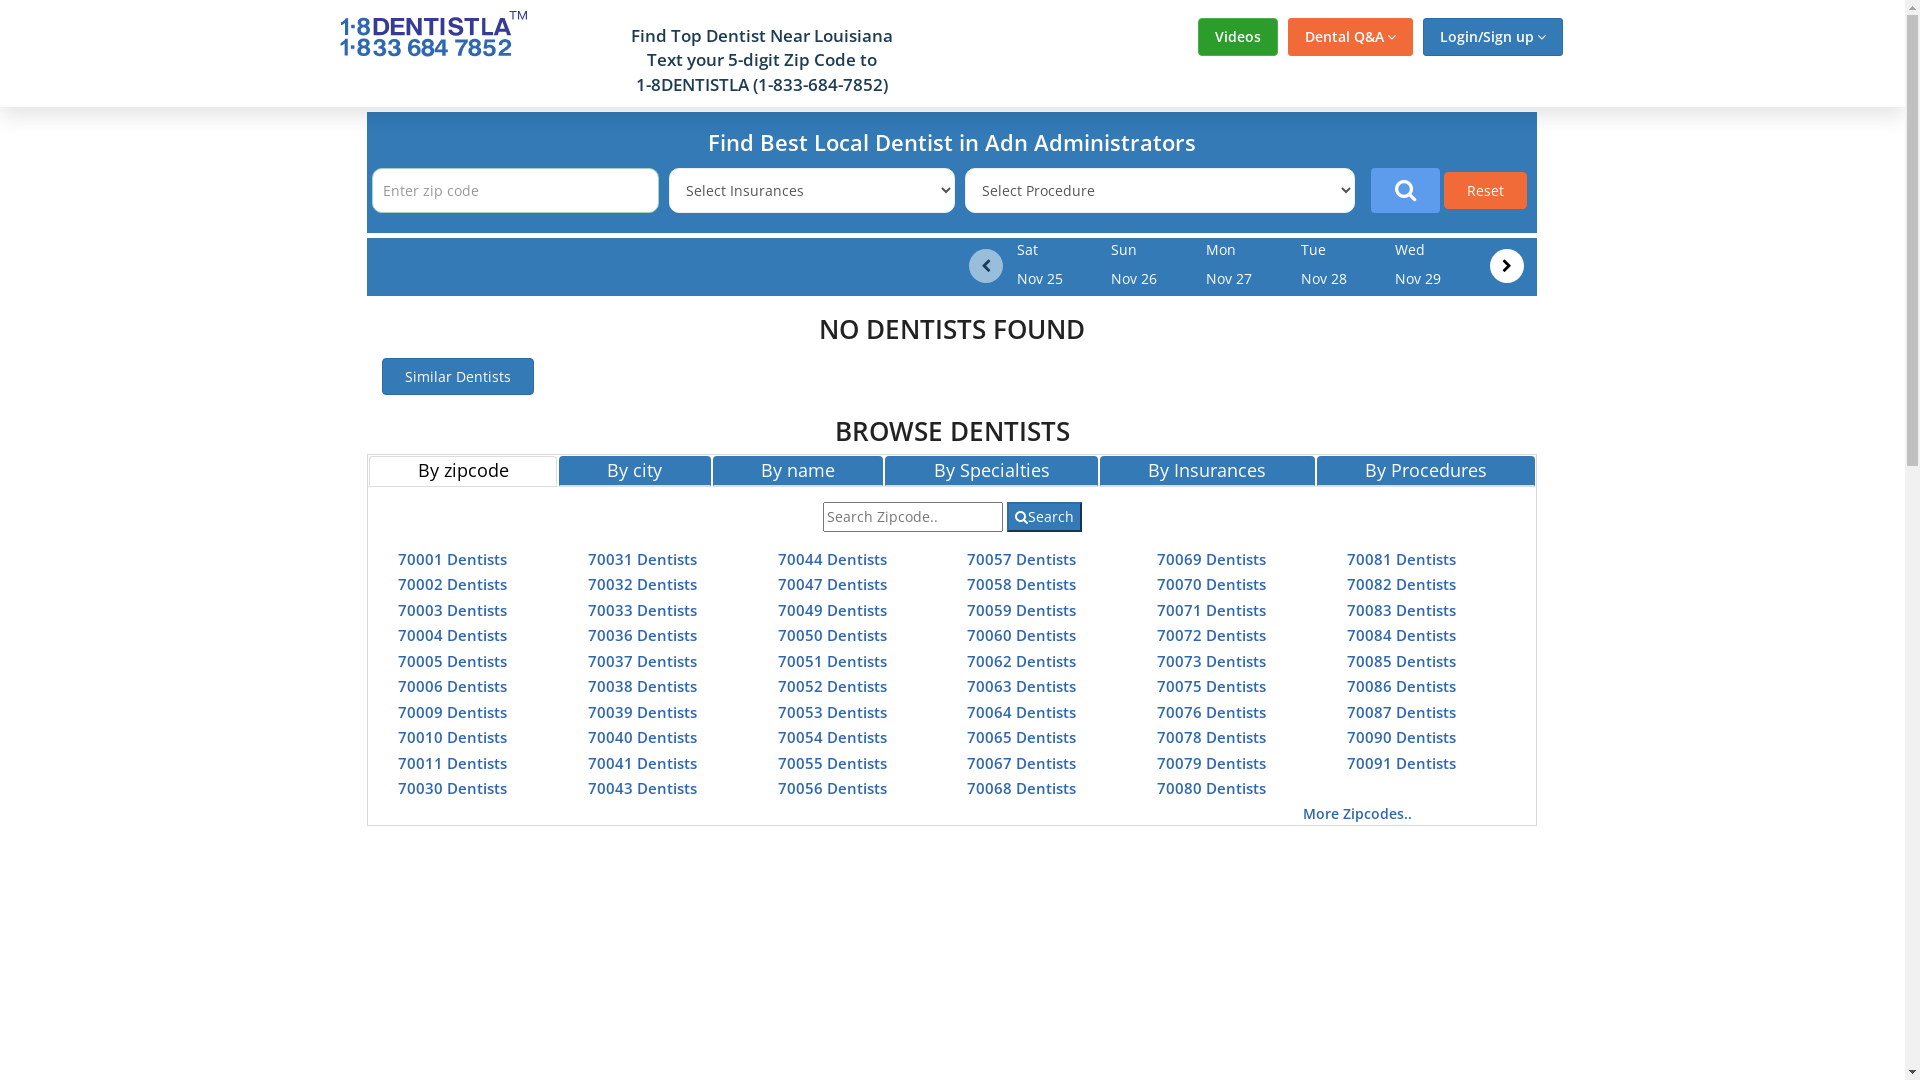 The width and height of the screenshot is (1920, 1080). Describe the element at coordinates (832, 558) in the screenshot. I see `'70044 Dentists'` at that location.